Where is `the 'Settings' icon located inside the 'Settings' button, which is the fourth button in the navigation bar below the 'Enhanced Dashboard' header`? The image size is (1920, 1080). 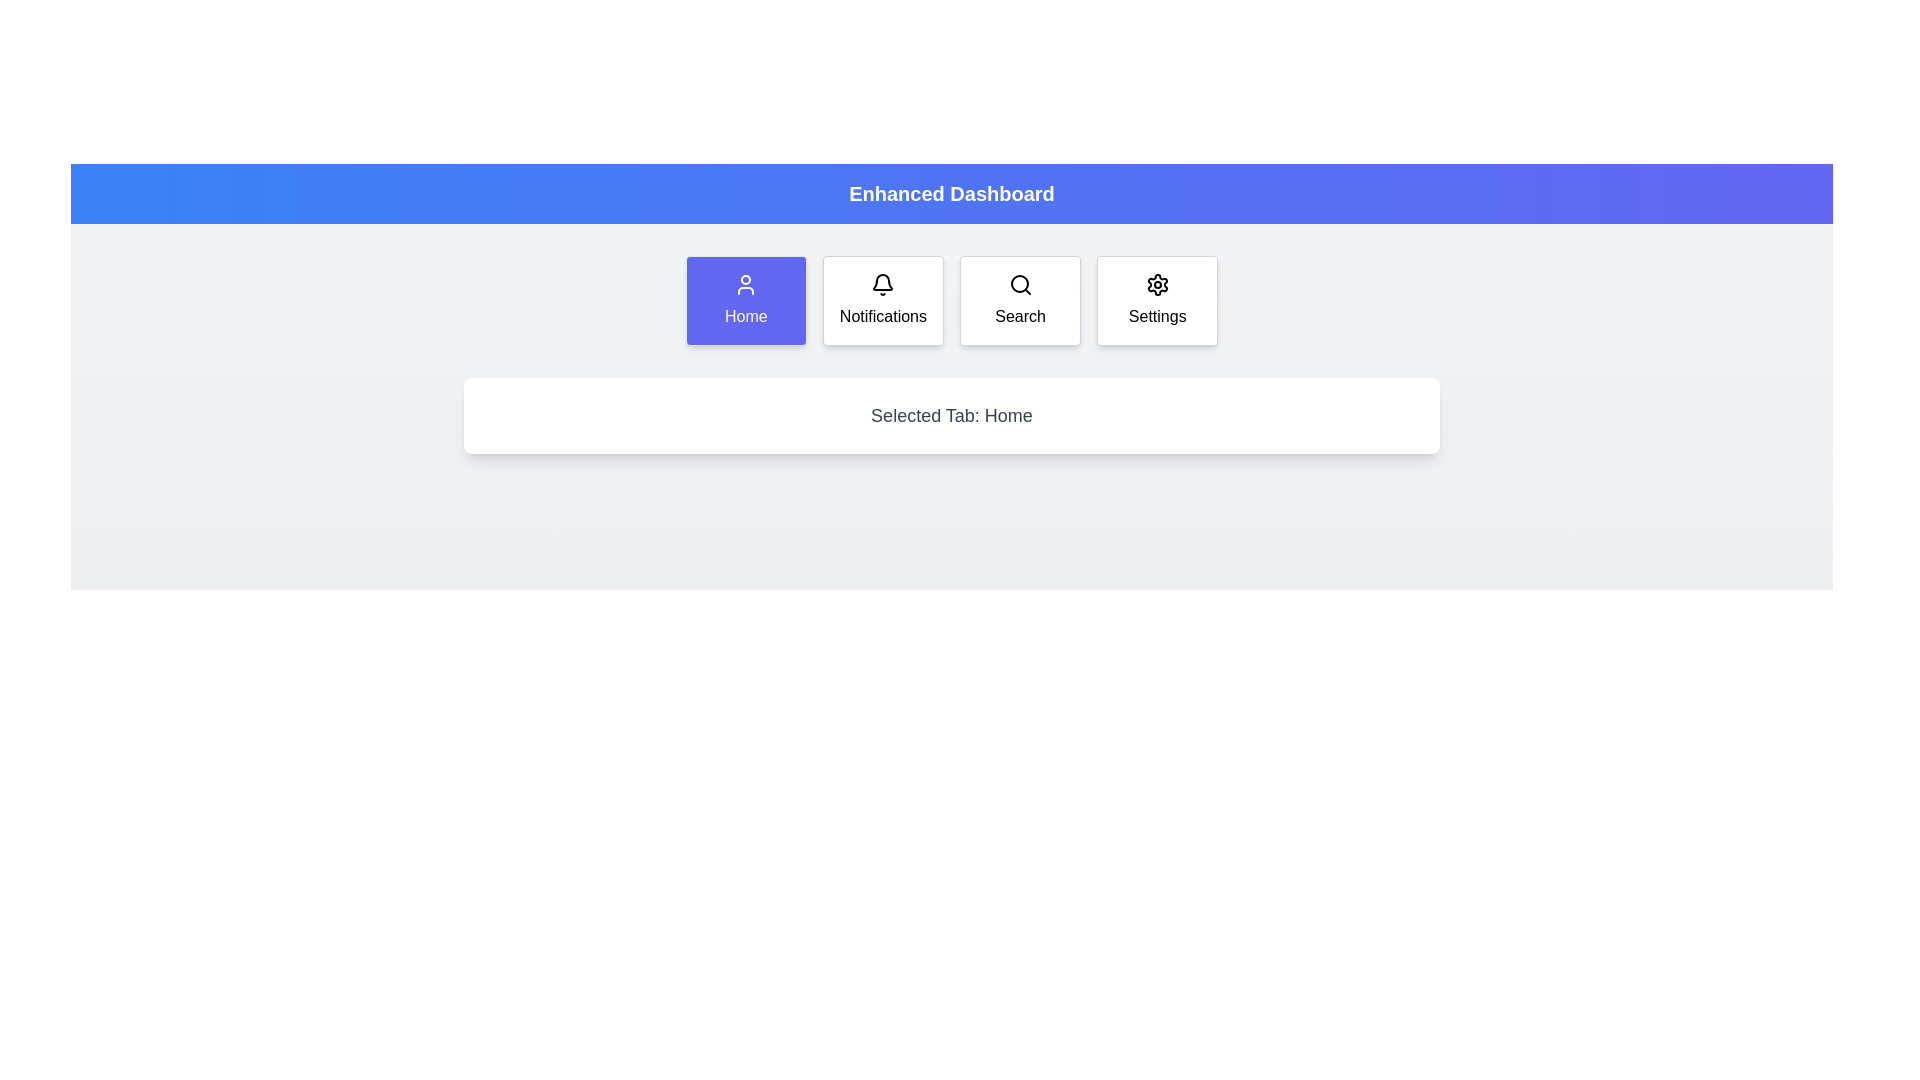
the 'Settings' icon located inside the 'Settings' button, which is the fourth button in the navigation bar below the 'Enhanced Dashboard' header is located at coordinates (1157, 285).